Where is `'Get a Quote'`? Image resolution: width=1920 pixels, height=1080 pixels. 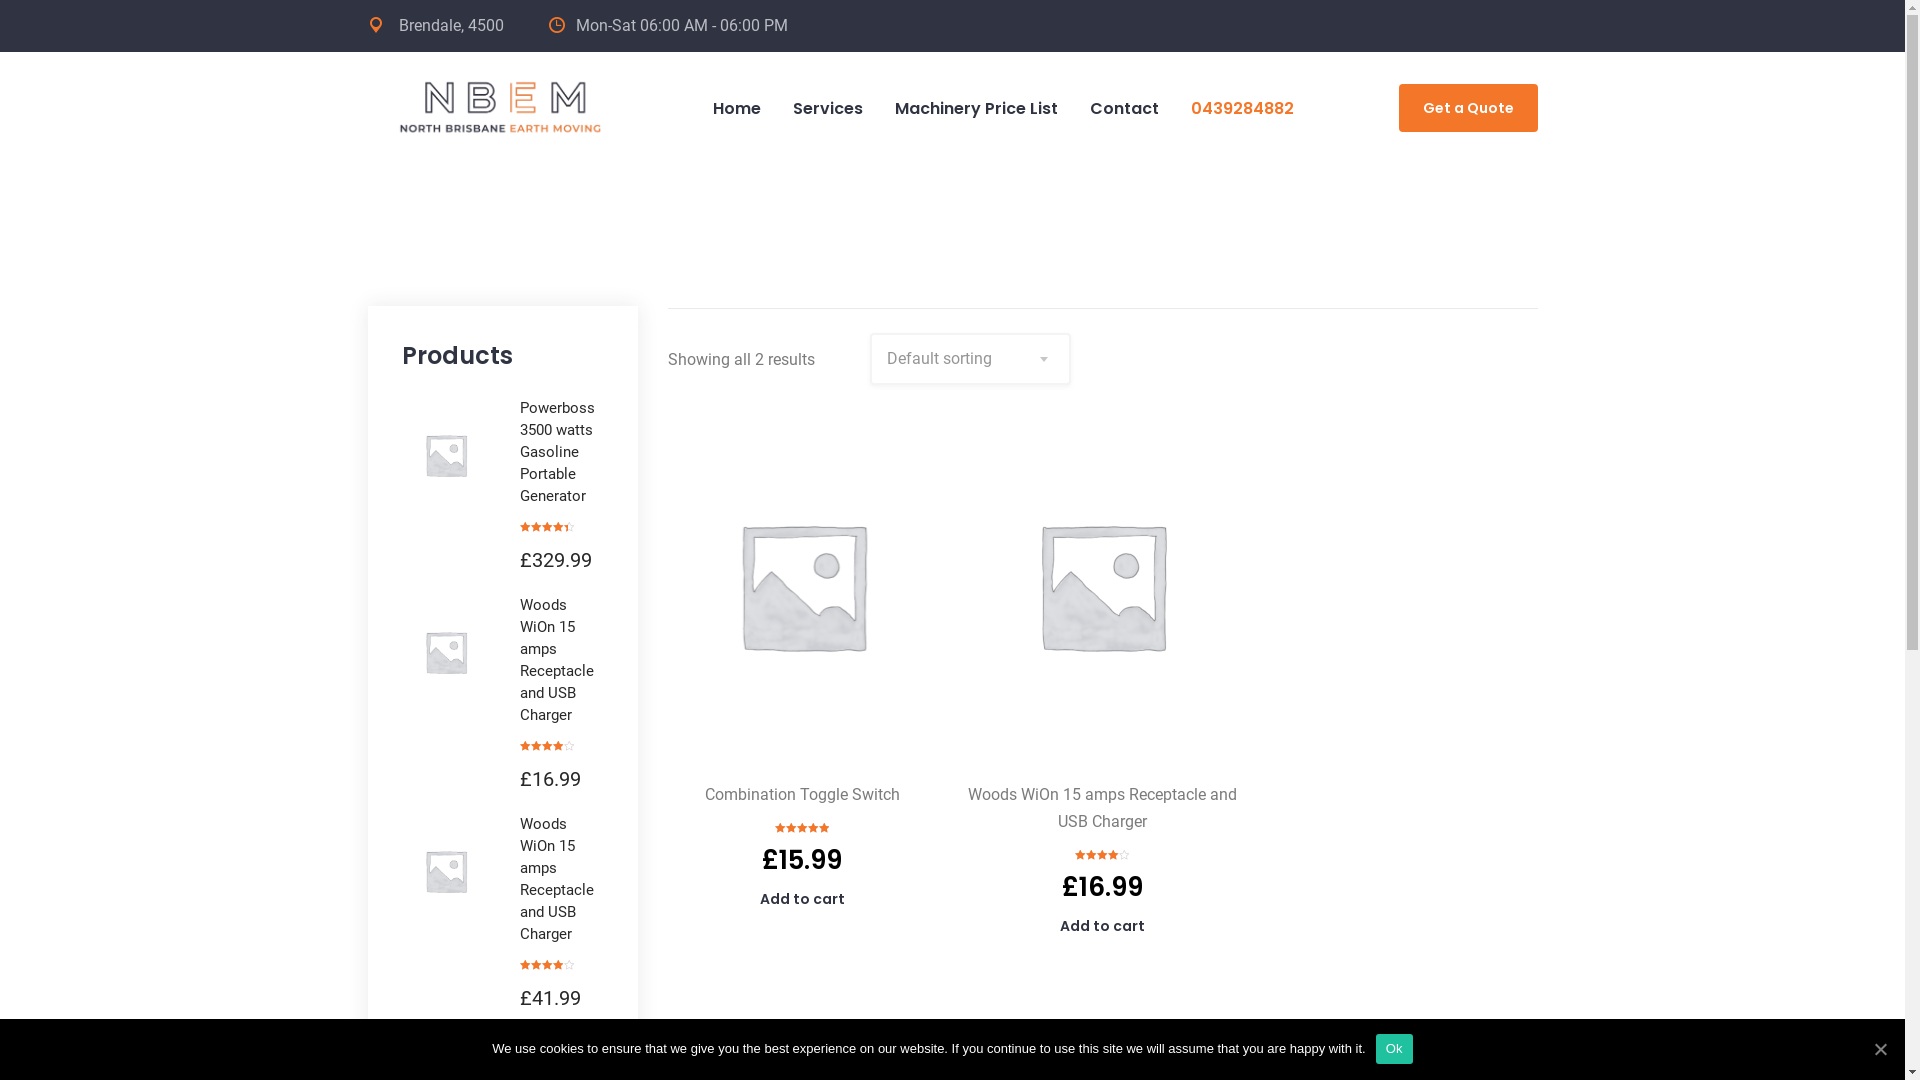
'Get a Quote' is located at coordinates (1467, 108).